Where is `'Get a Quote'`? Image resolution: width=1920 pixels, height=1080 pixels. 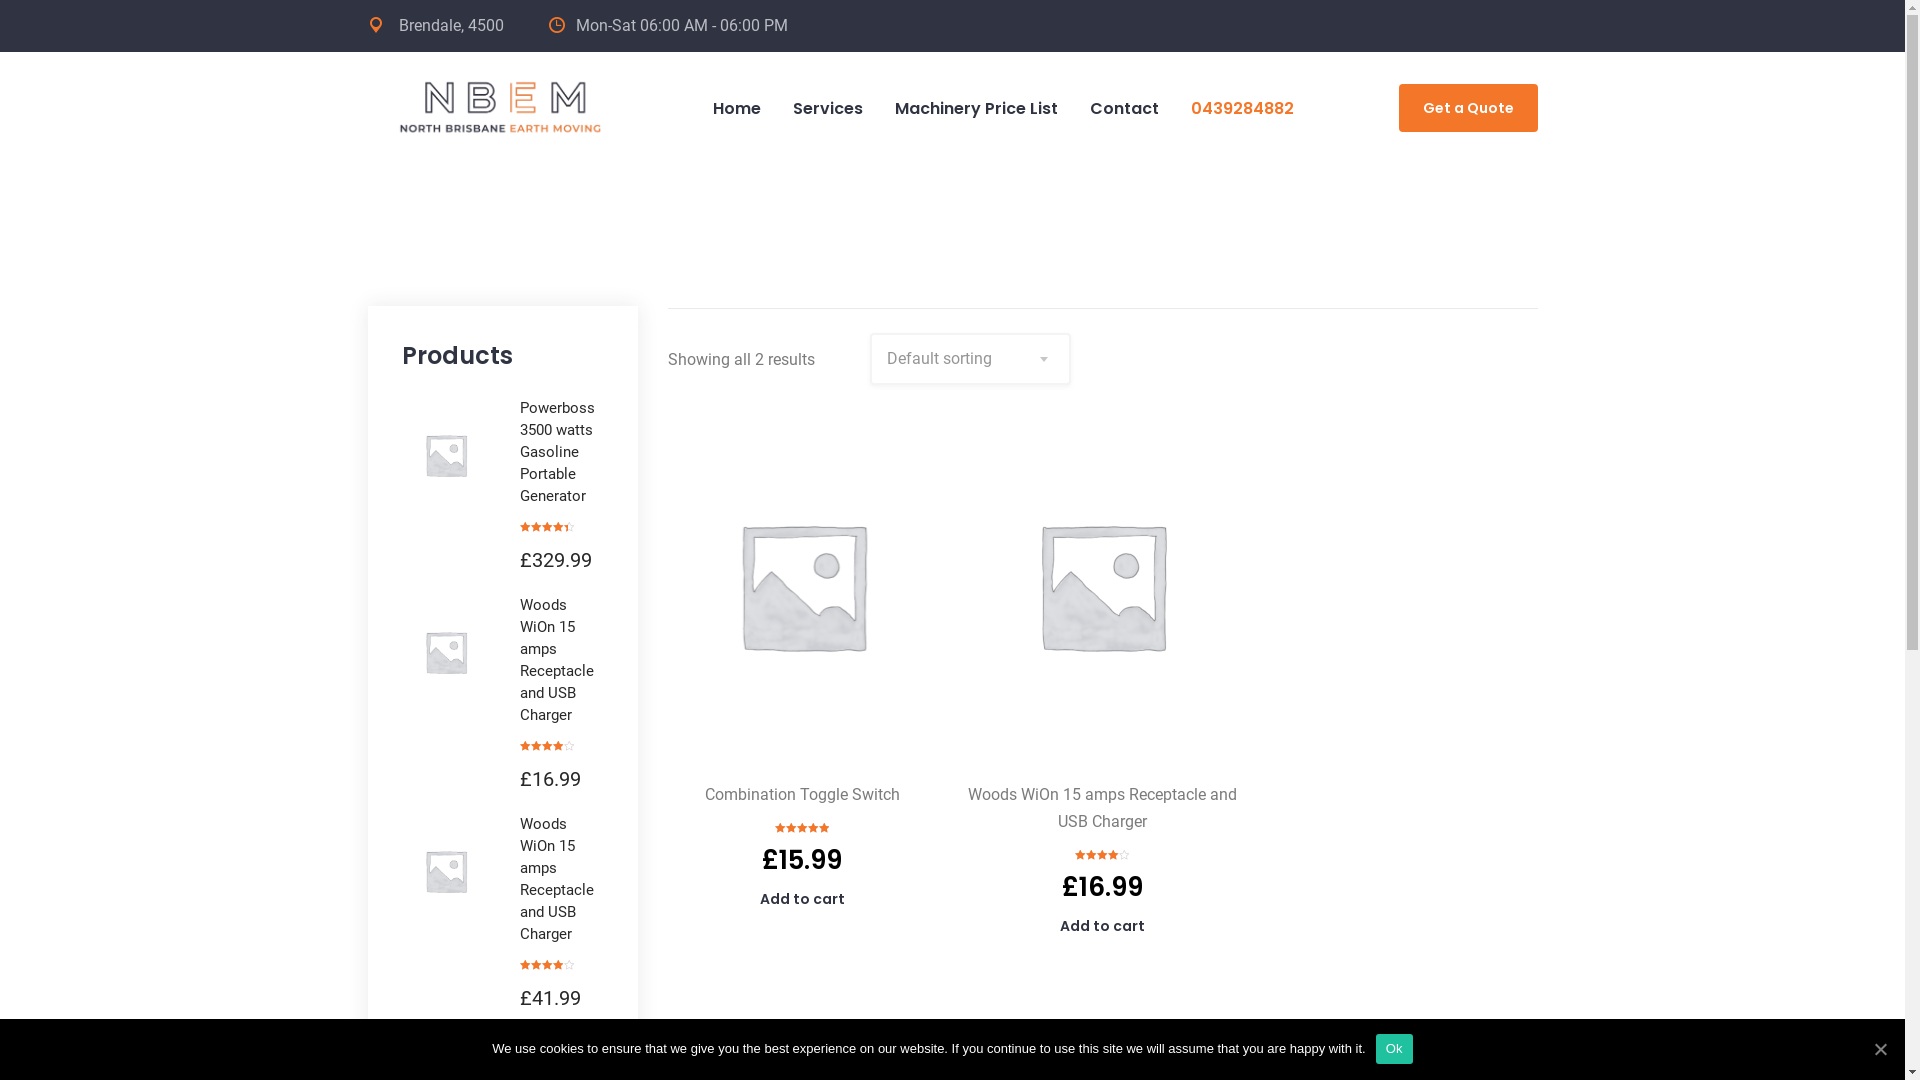
'Get a Quote' is located at coordinates (1467, 108).